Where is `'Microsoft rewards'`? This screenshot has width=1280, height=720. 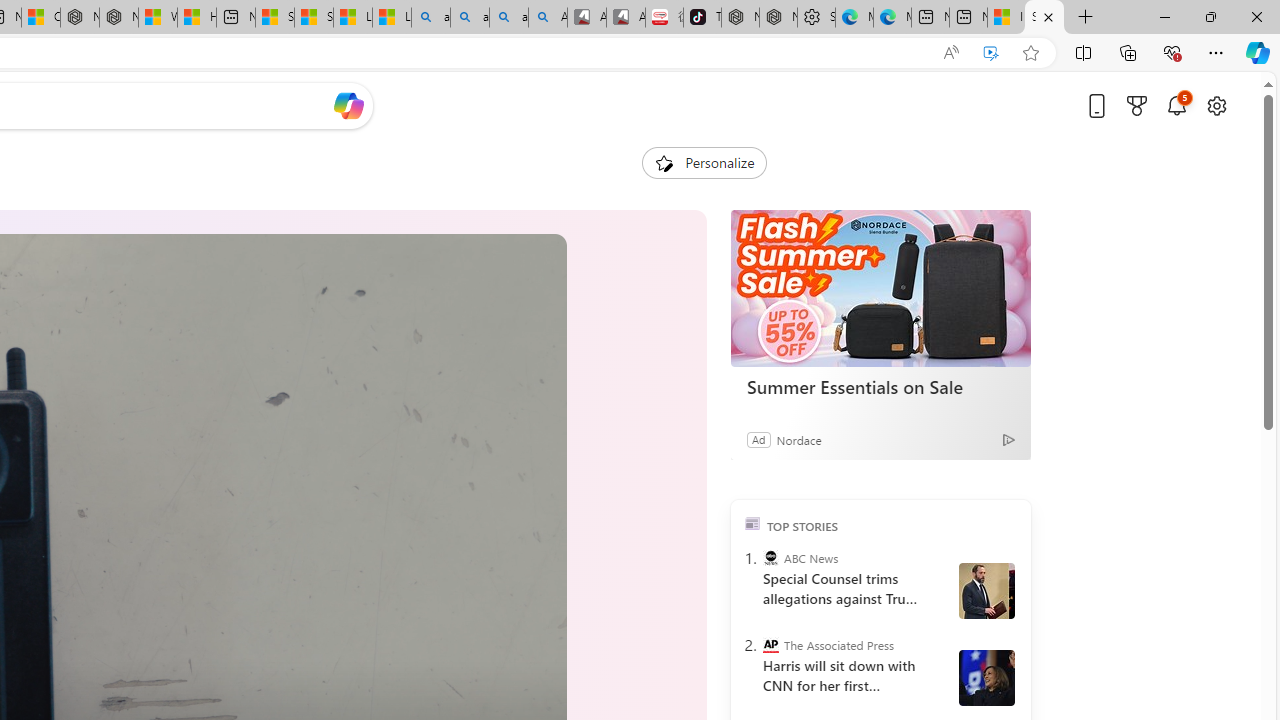 'Microsoft rewards' is located at coordinates (1137, 105).